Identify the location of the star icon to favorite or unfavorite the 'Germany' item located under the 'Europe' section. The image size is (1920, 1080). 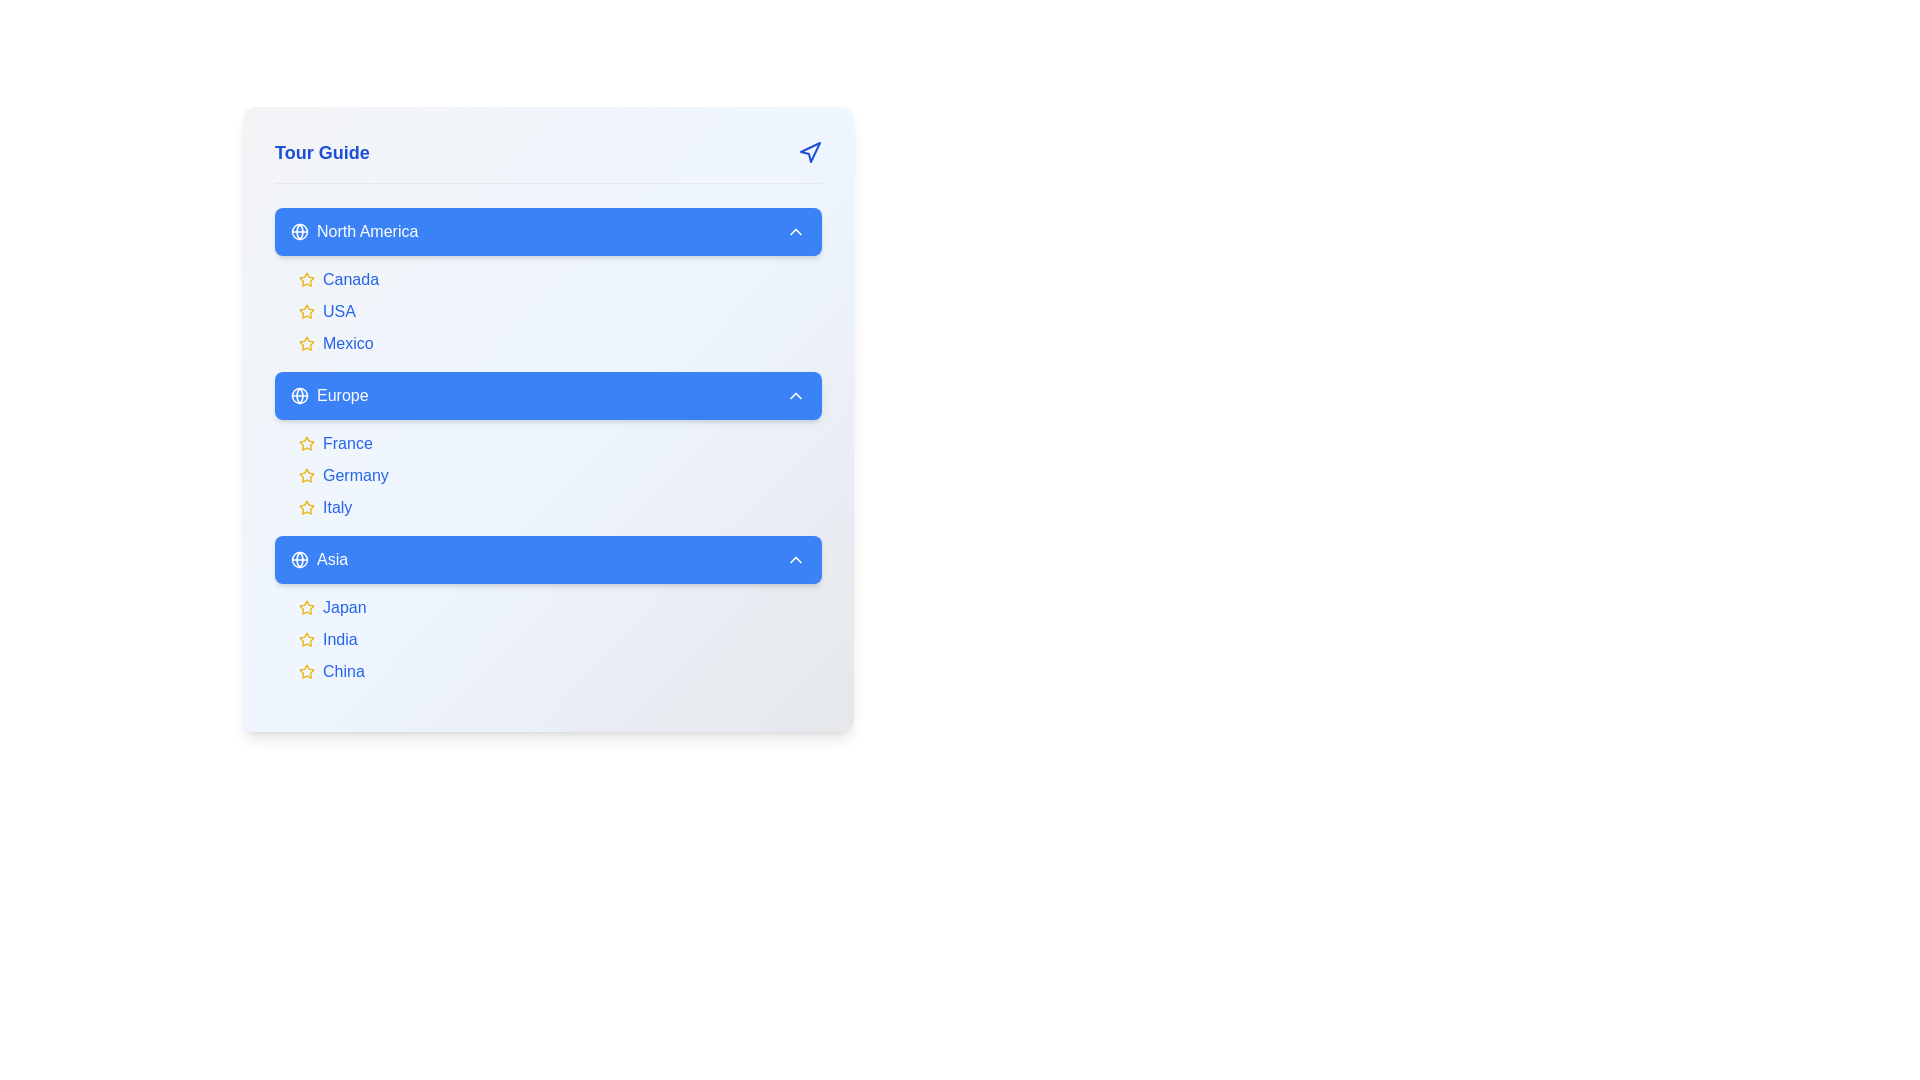
(306, 475).